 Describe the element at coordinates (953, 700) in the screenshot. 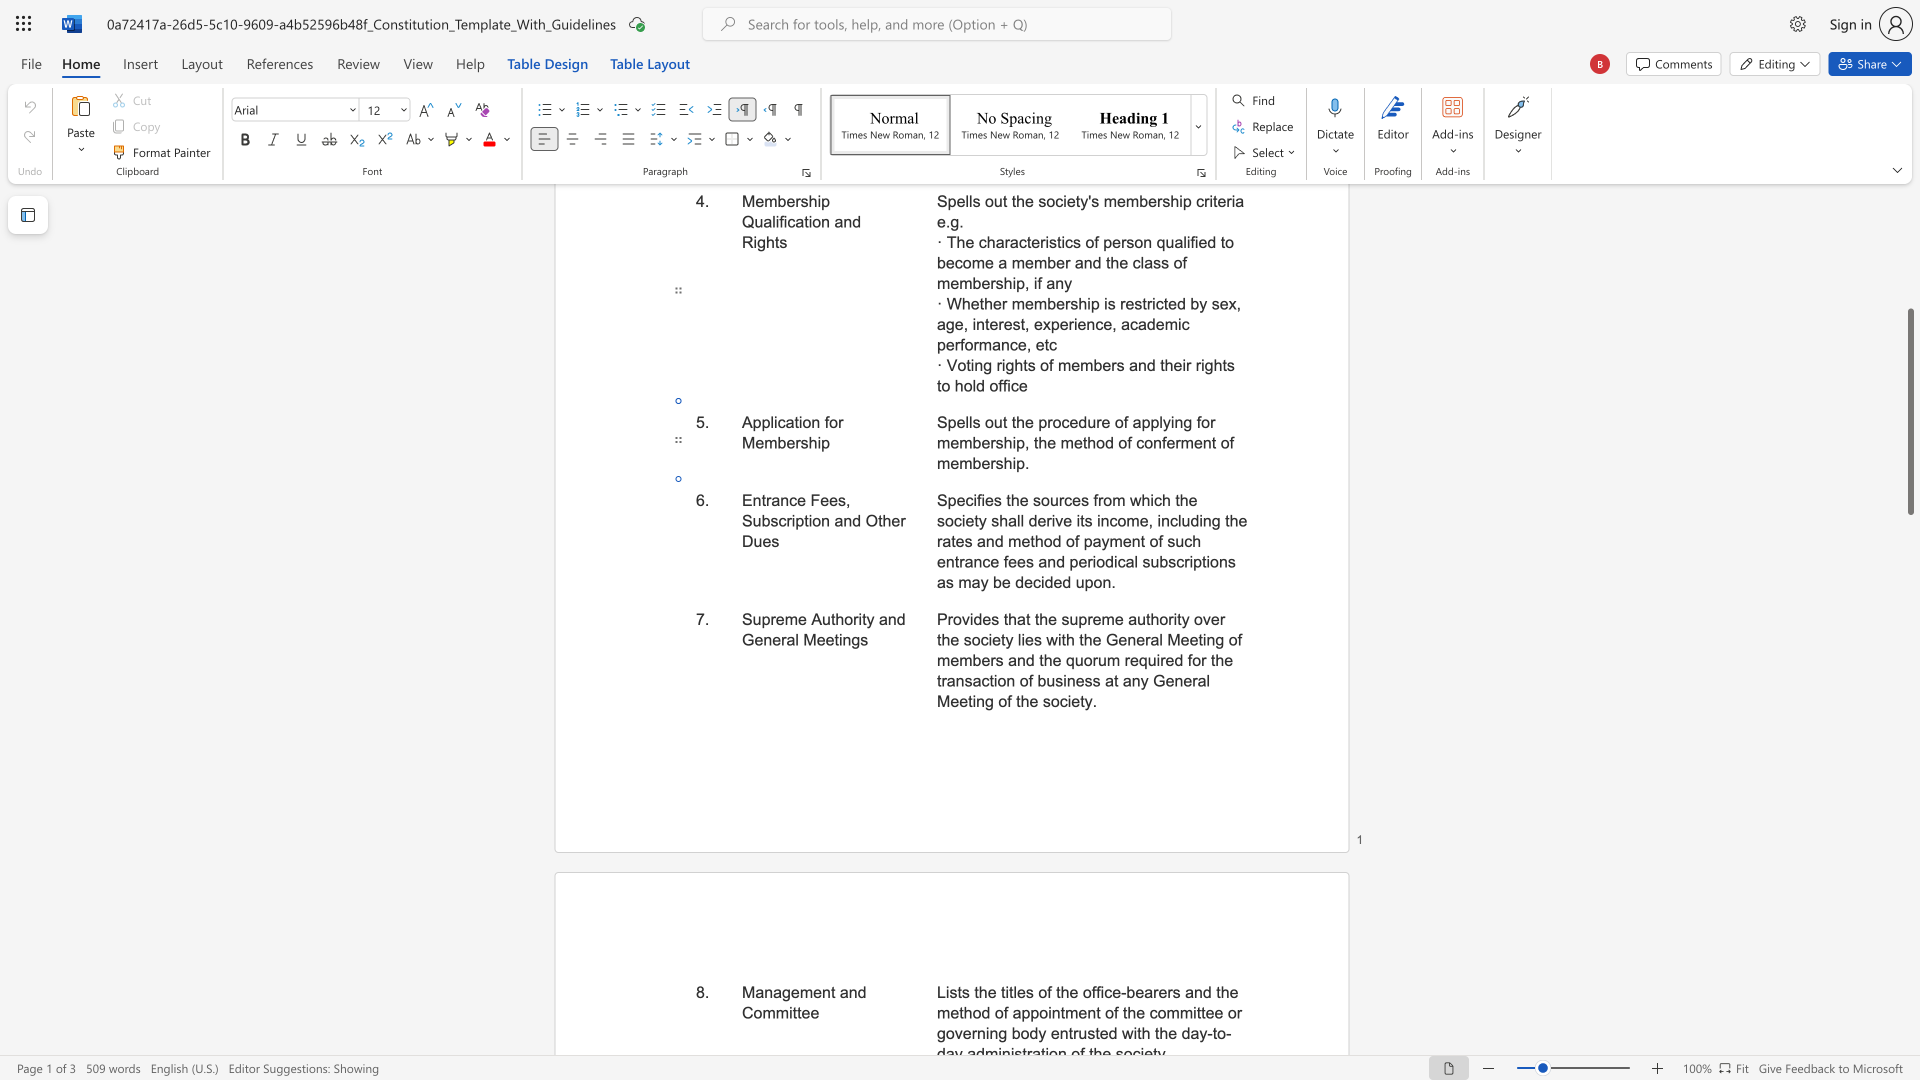

I see `the 5th character "e" in the text` at that location.